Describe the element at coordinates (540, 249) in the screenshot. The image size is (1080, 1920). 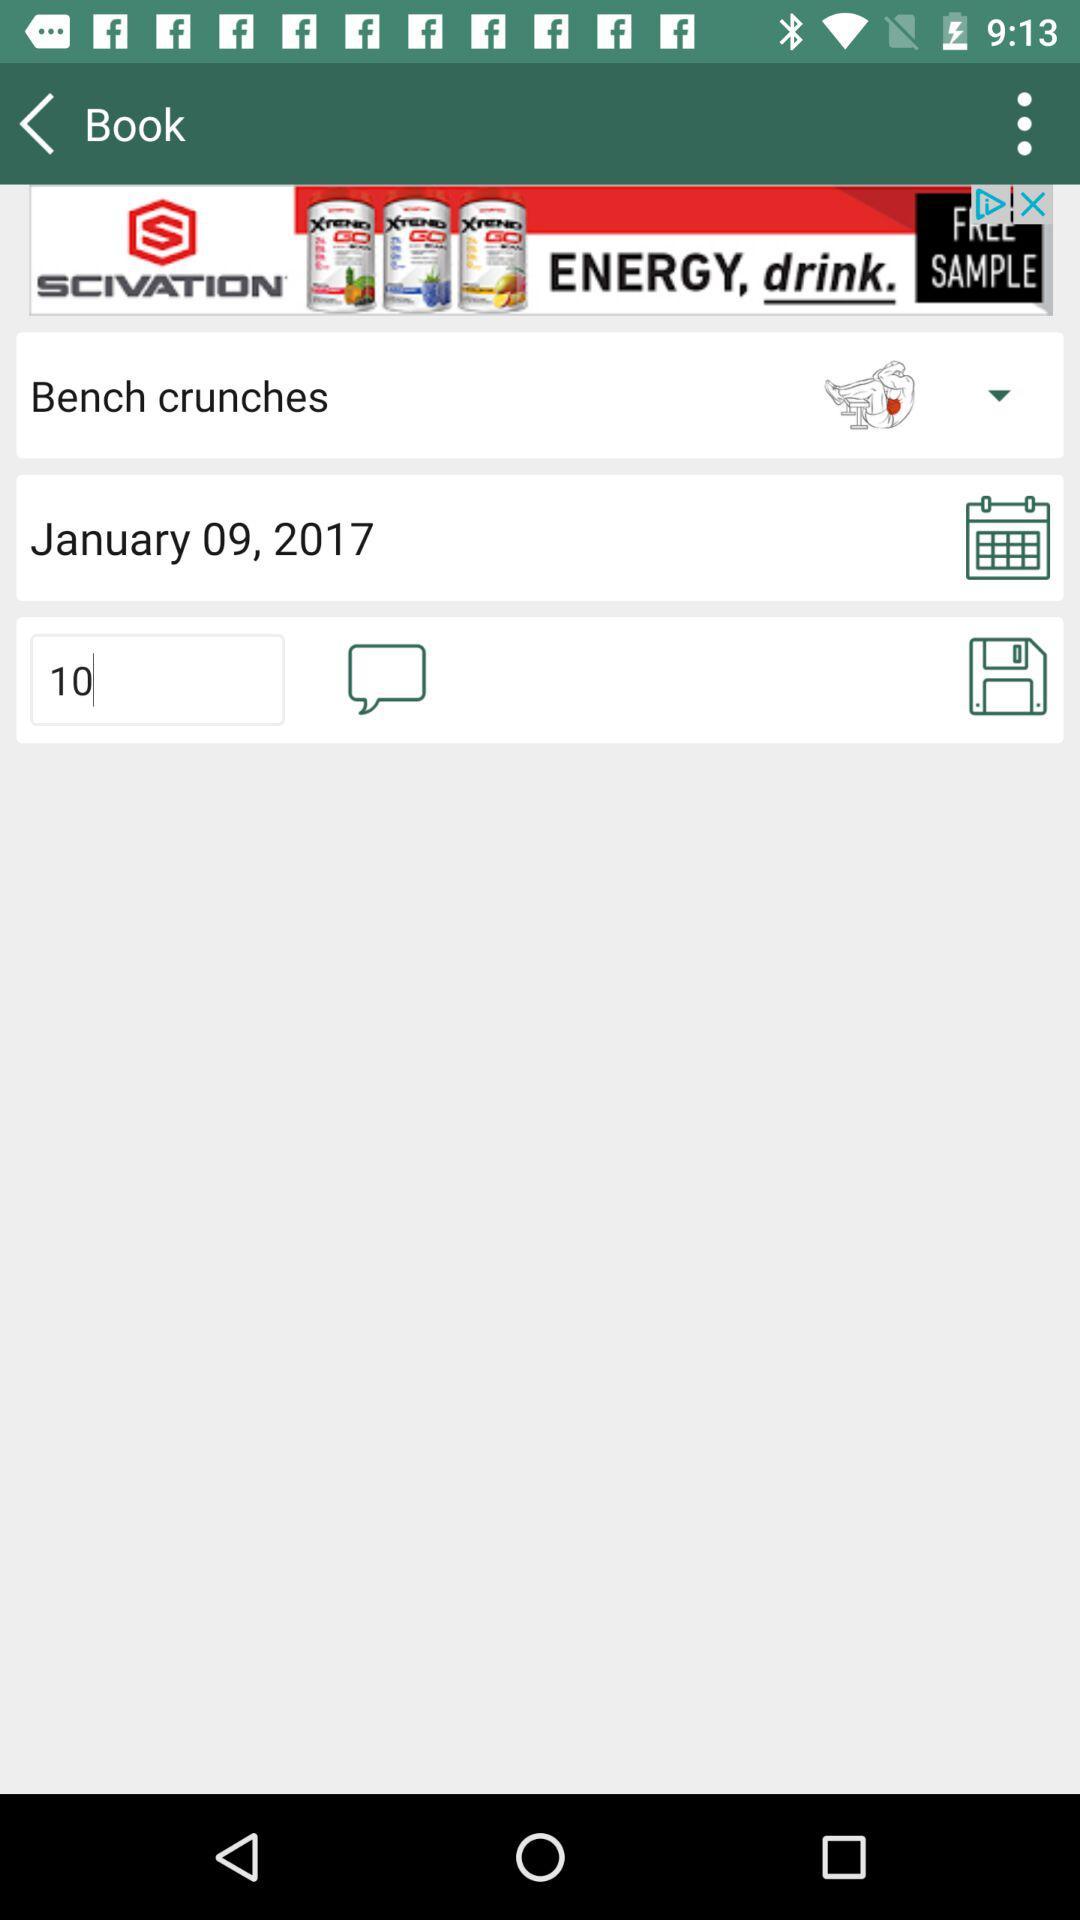
I see `open an advertisements` at that location.